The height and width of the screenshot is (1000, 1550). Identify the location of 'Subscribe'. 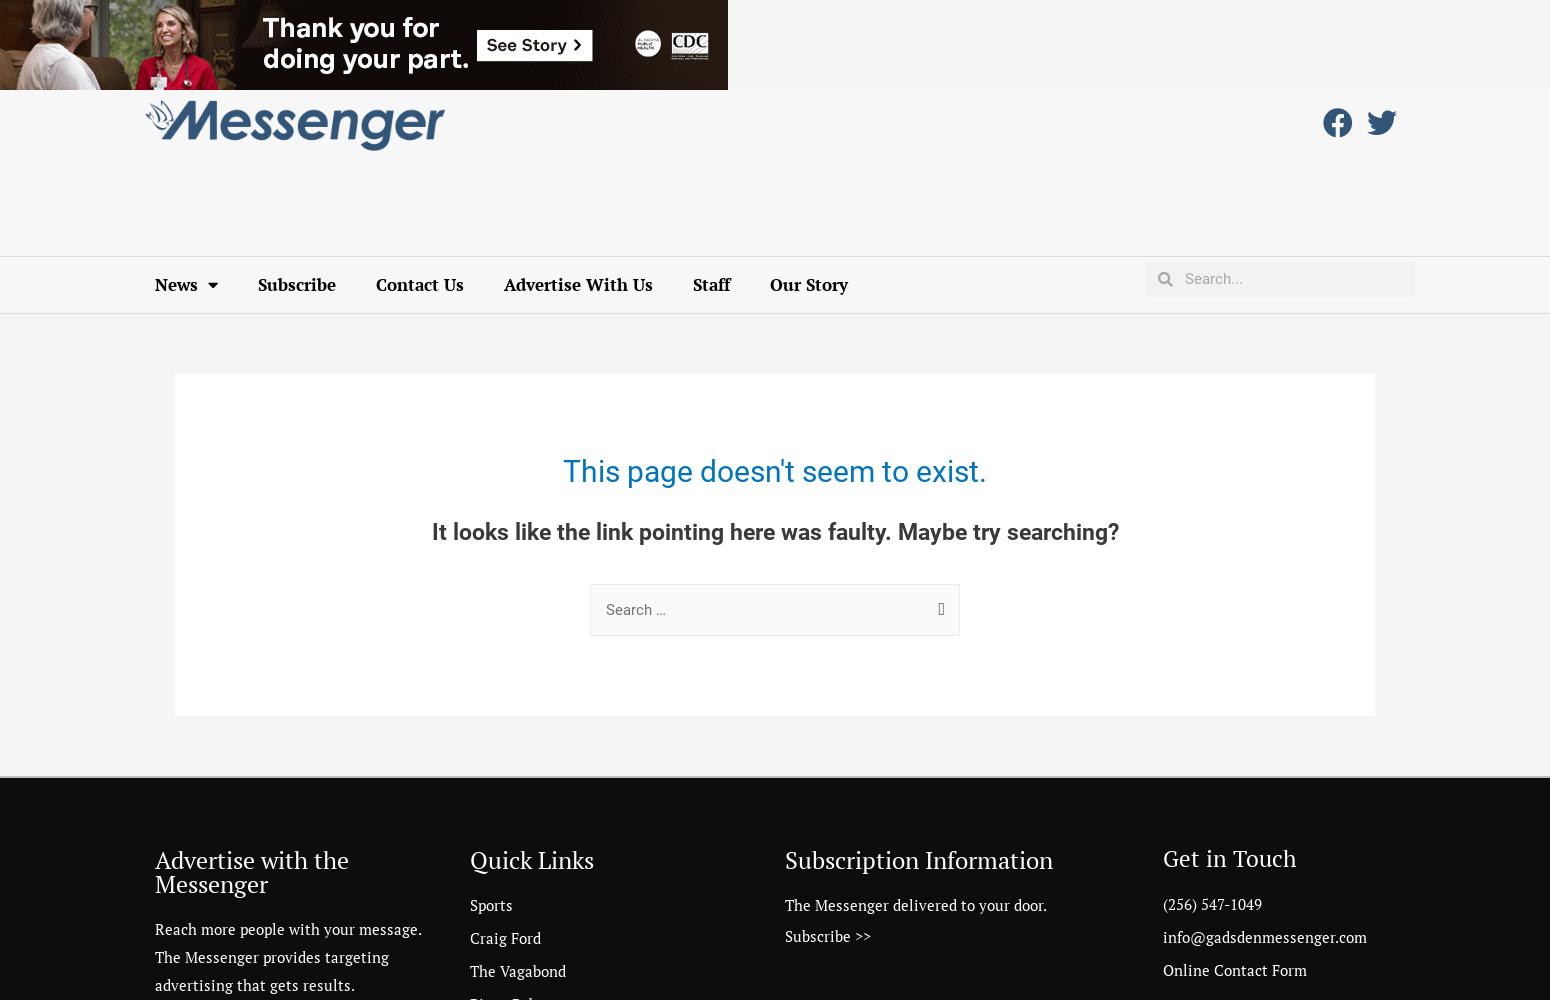
(258, 284).